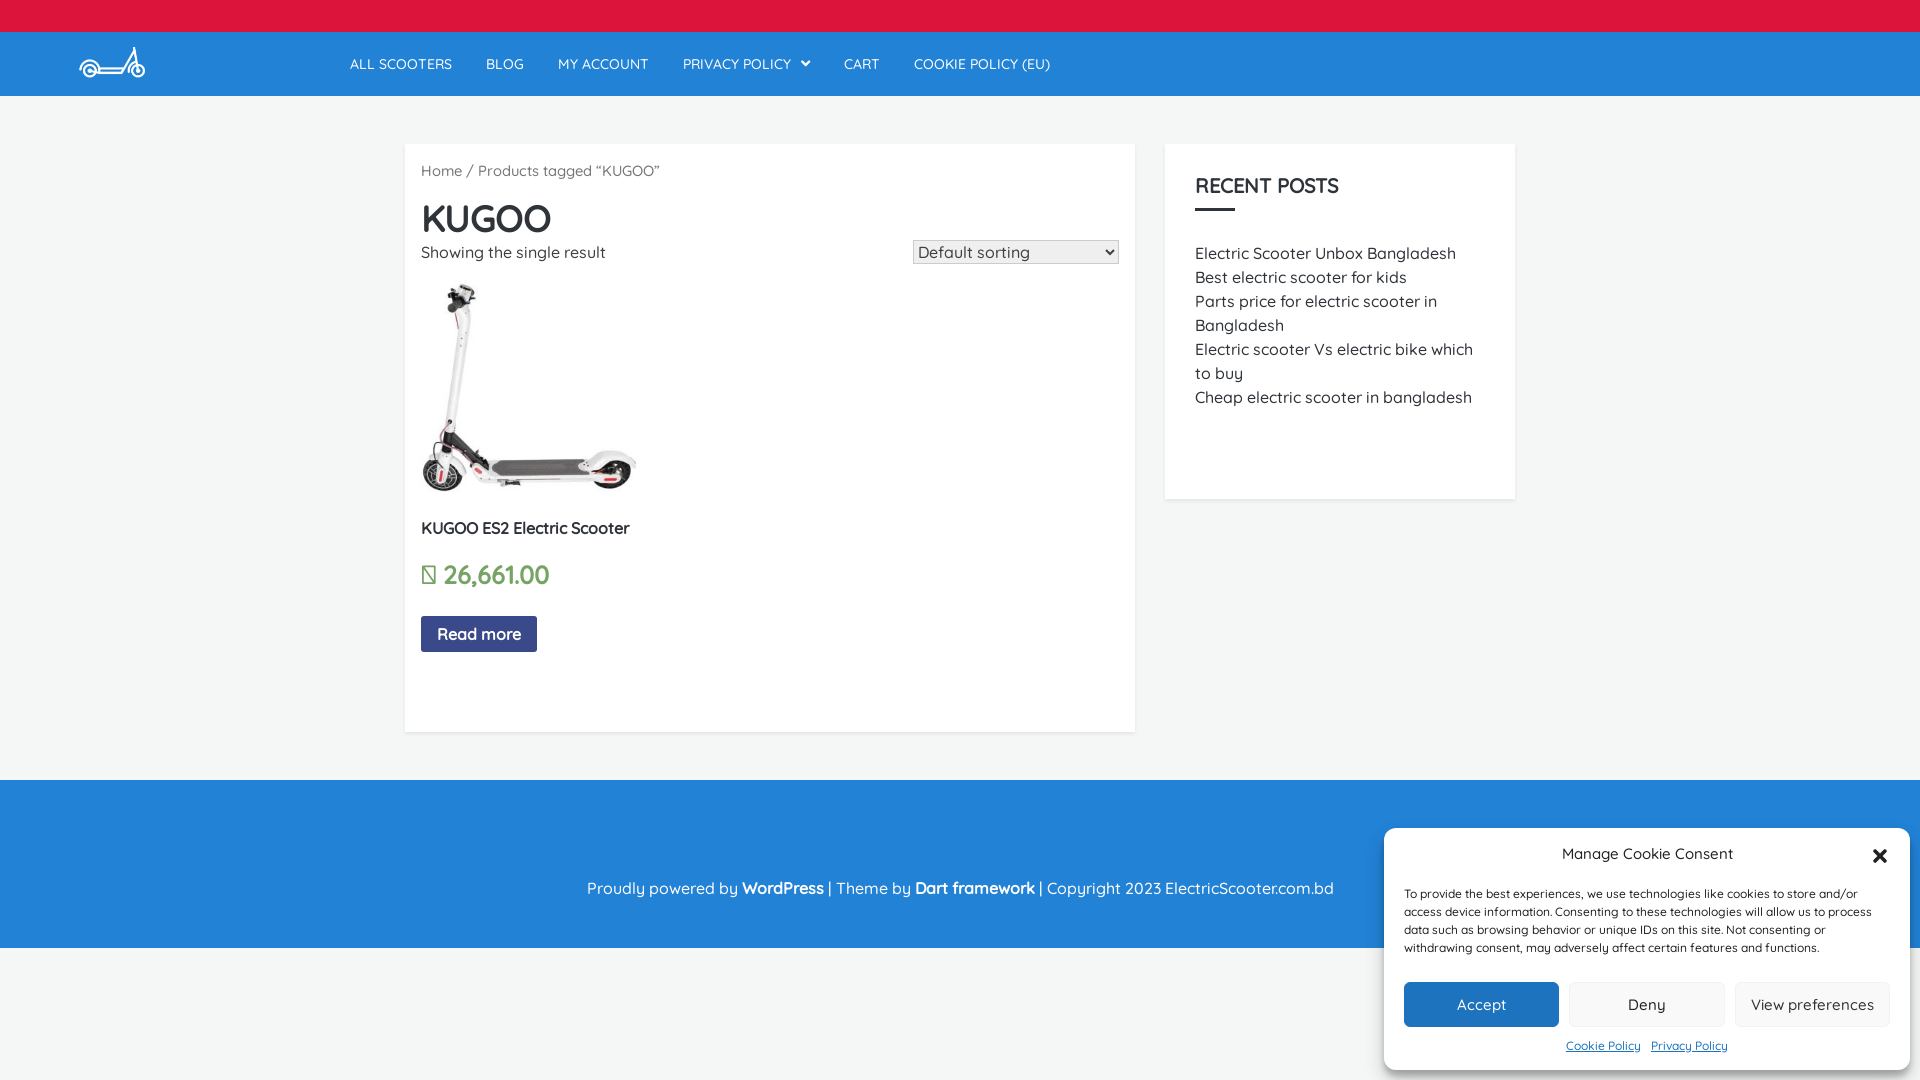 The image size is (1920, 1080). I want to click on 'Deny', so click(1646, 1004).